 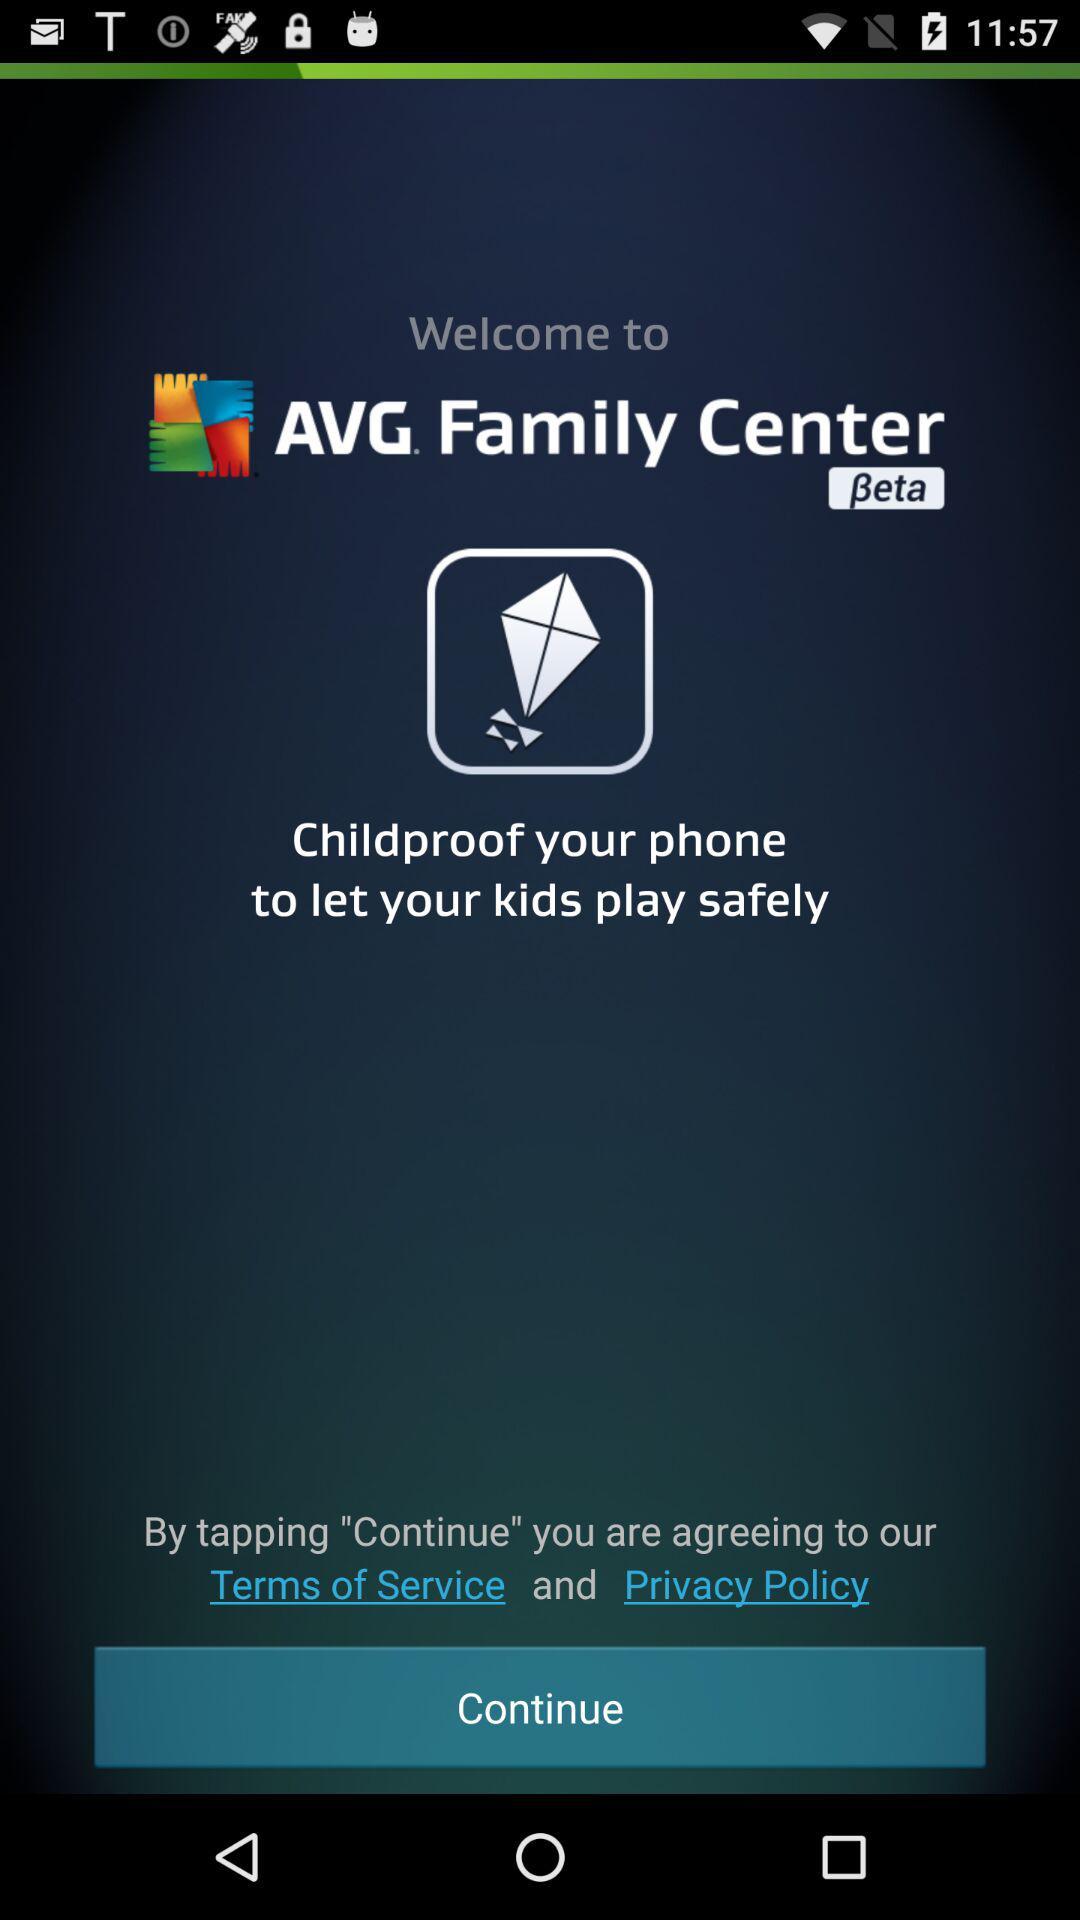 I want to click on the app at the bottom left corner, so click(x=356, y=1582).